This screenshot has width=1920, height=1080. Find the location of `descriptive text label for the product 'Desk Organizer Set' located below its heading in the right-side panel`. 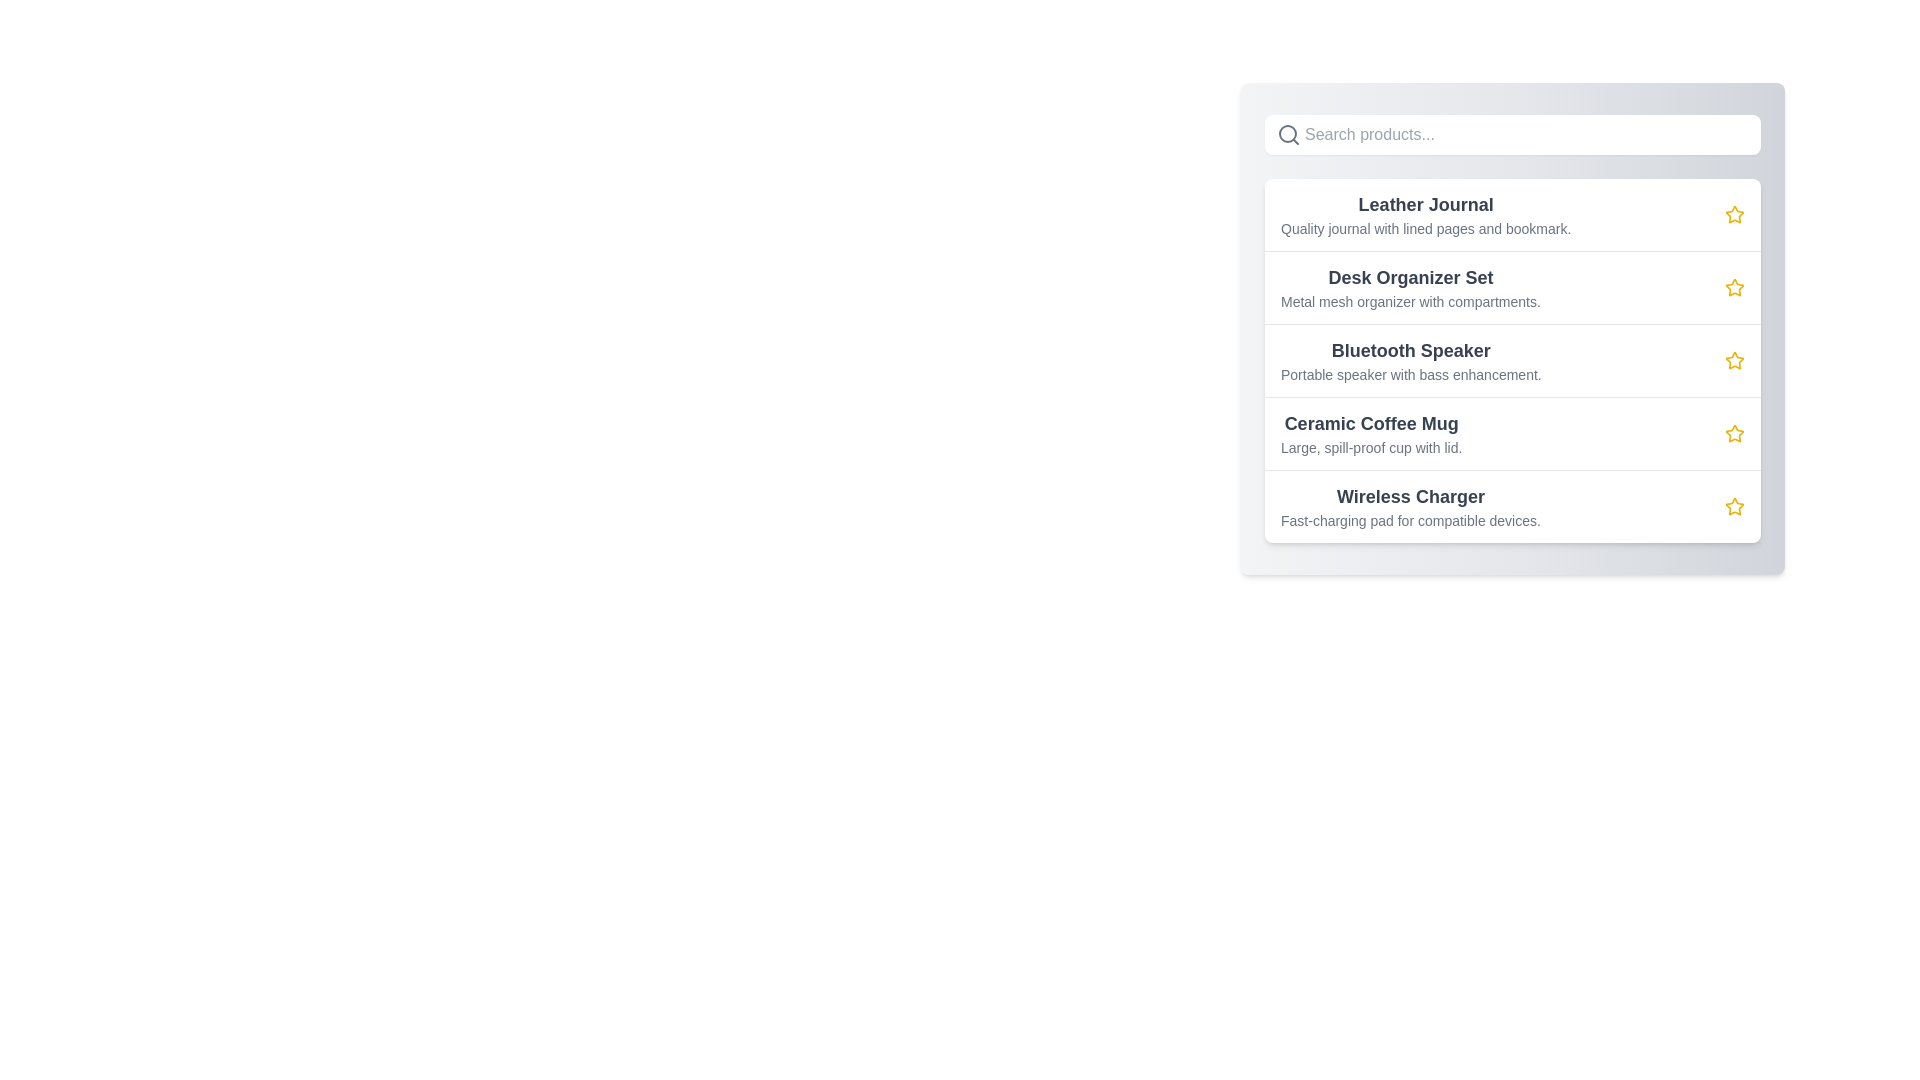

descriptive text label for the product 'Desk Organizer Set' located below its heading in the right-side panel is located at coordinates (1410, 301).